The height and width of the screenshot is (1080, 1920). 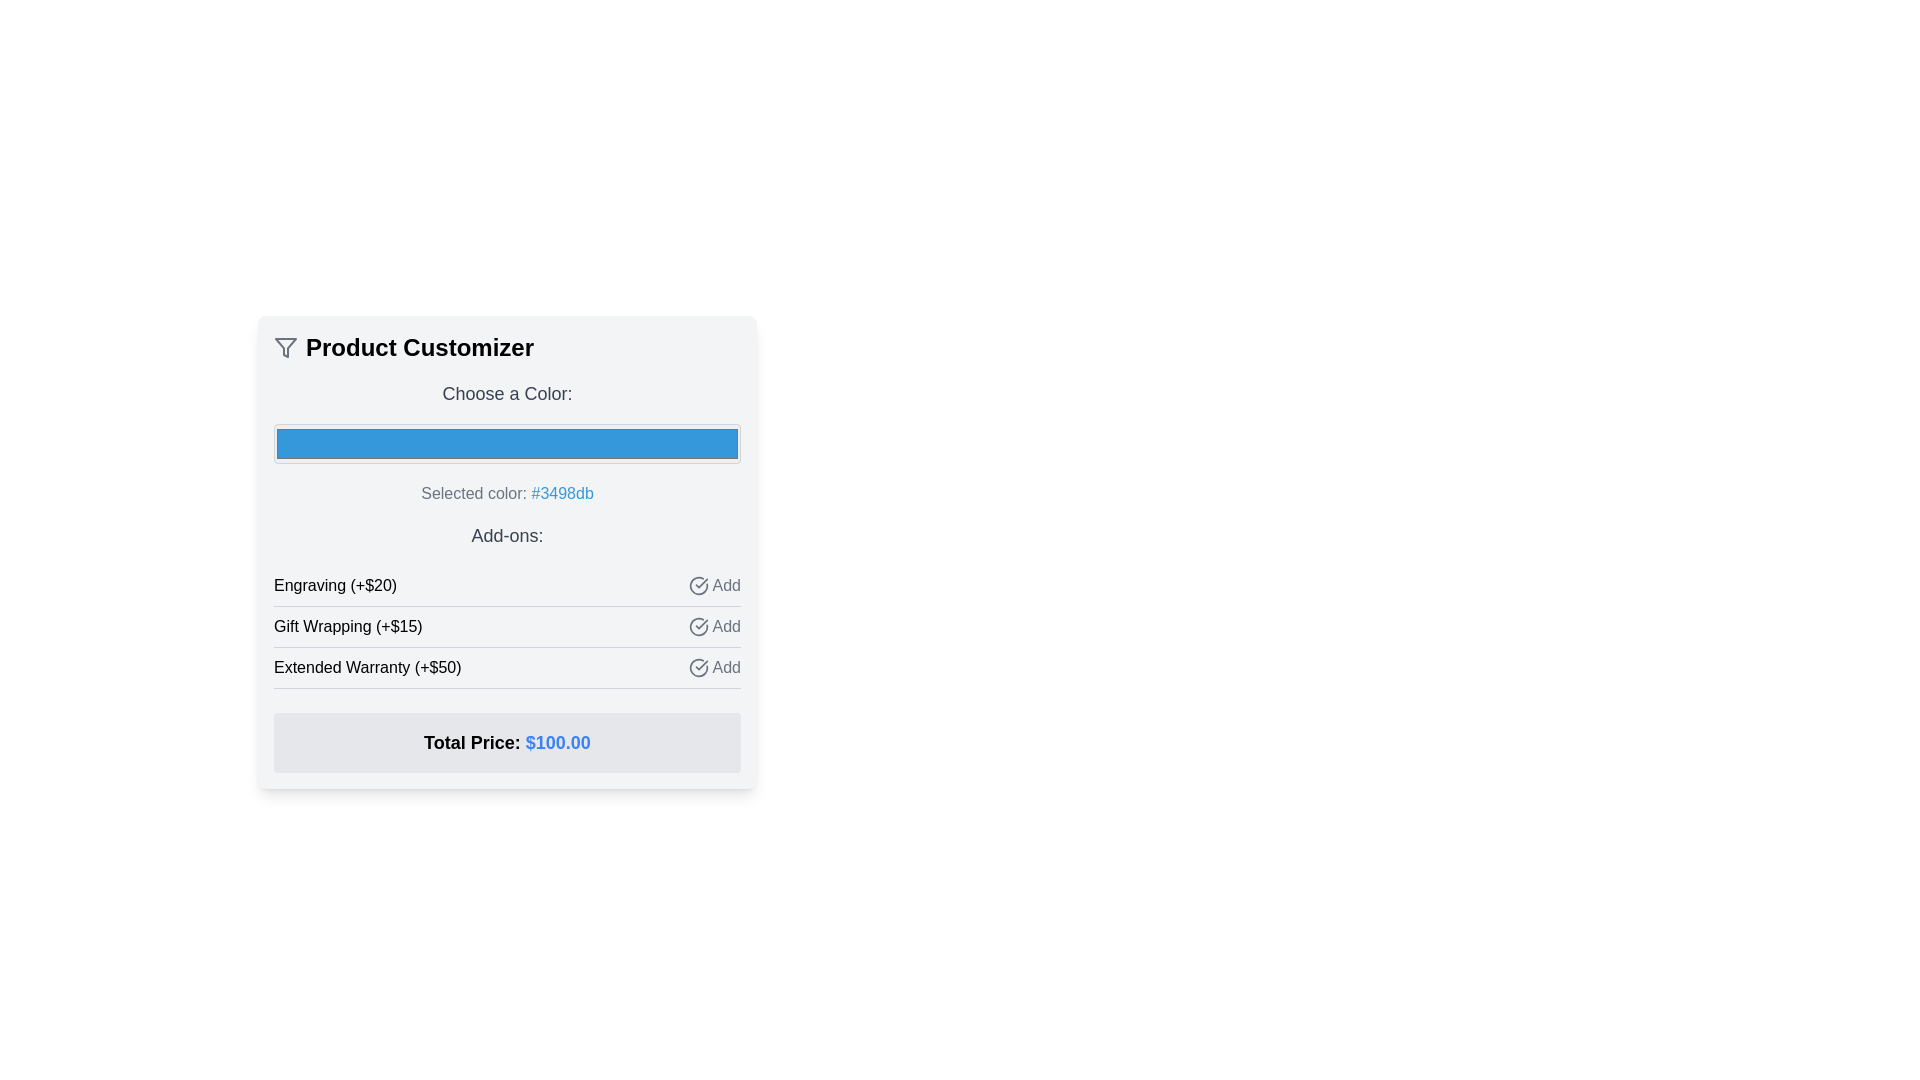 I want to click on text element displaying '$100.00' in blue, positioned to the right of 'Total Price:' in the bottom section of the interface, so click(x=558, y=743).